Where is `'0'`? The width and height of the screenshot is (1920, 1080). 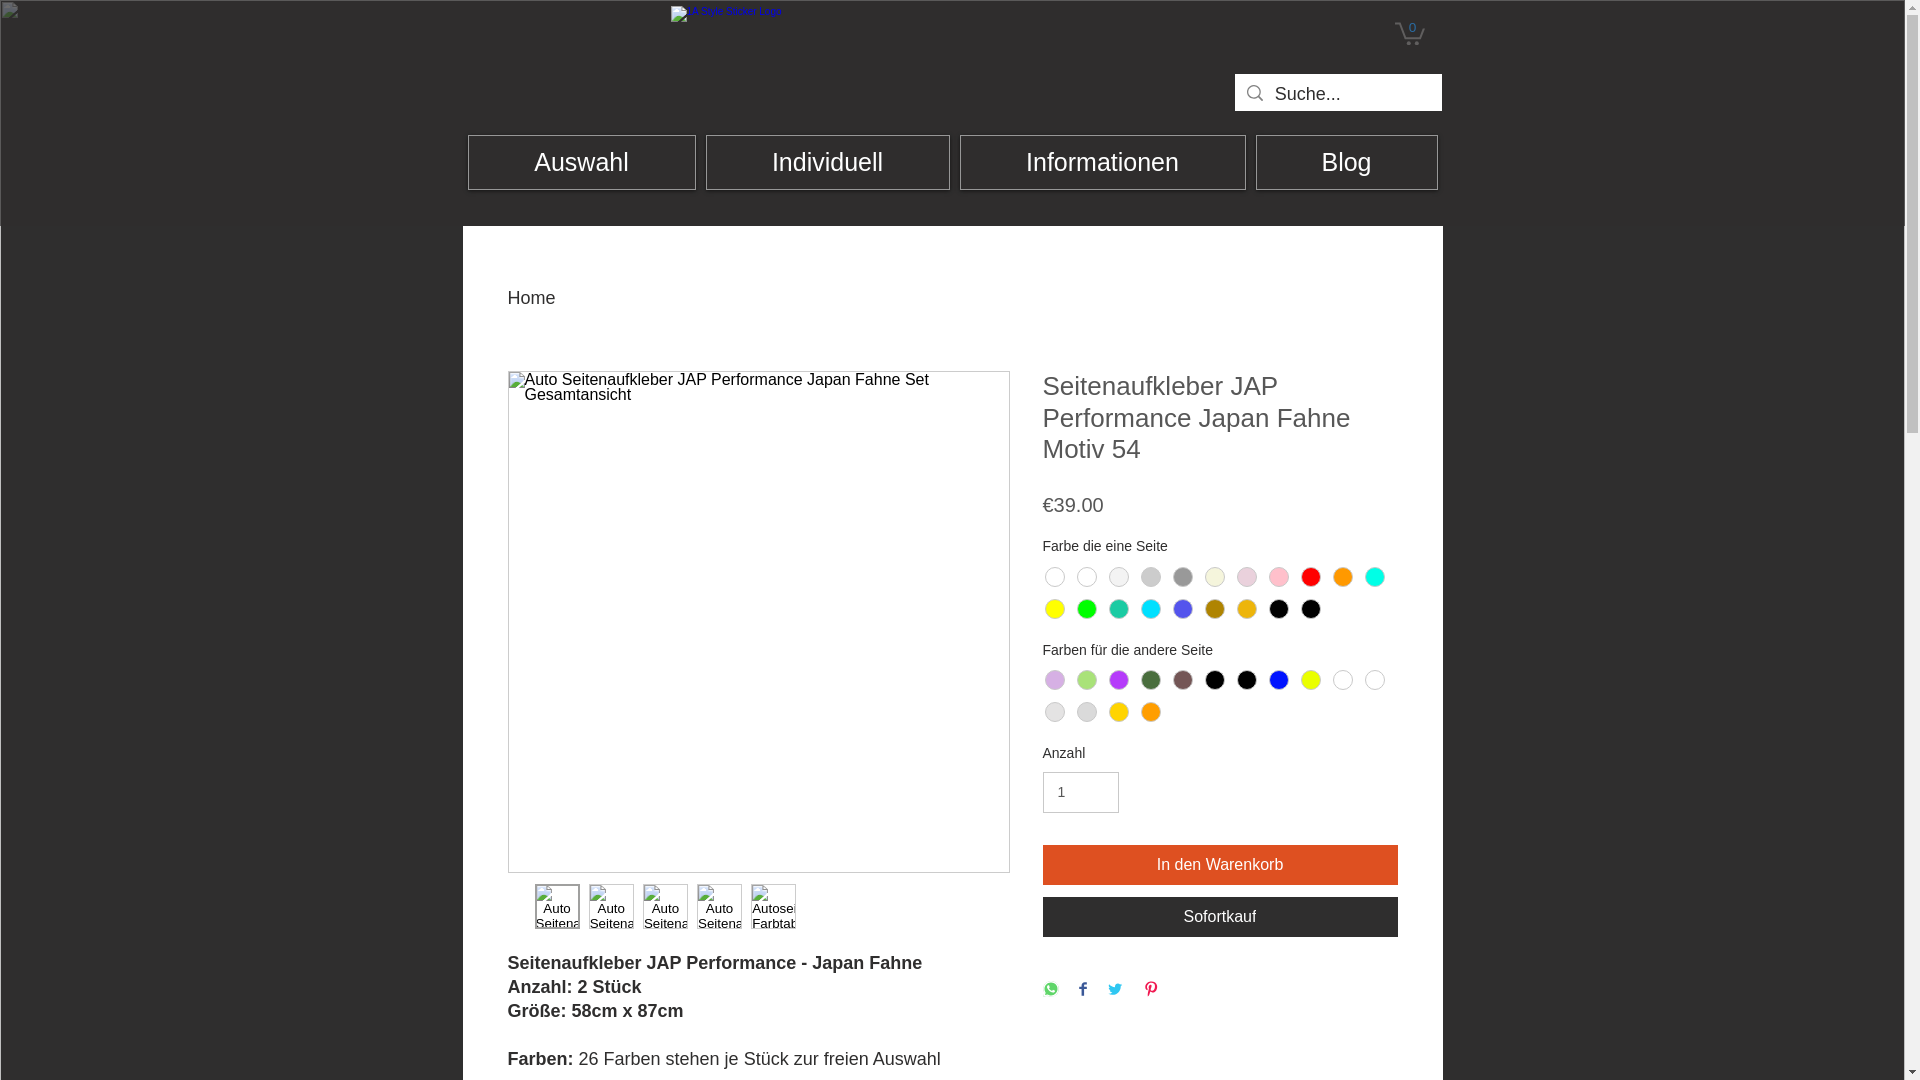
'0' is located at coordinates (1392, 32).